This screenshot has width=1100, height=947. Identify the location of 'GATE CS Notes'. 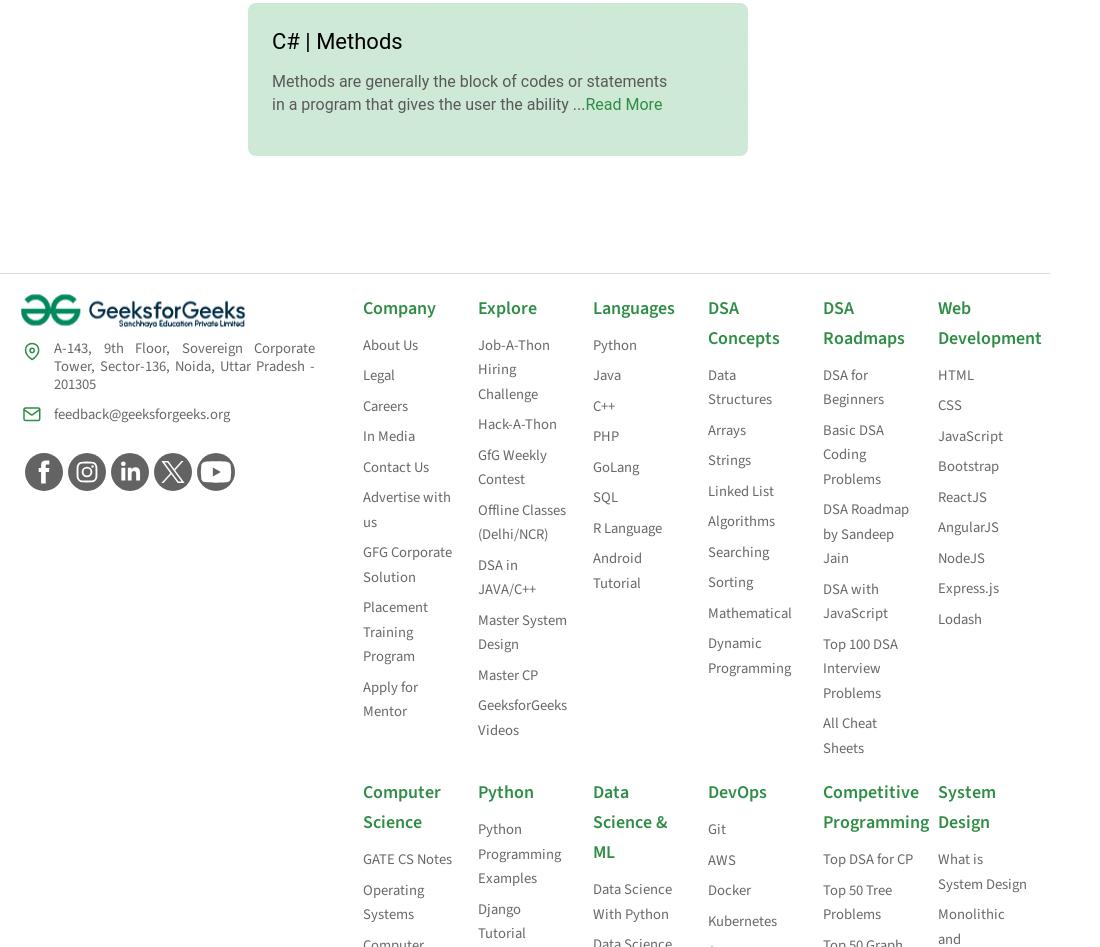
(407, 858).